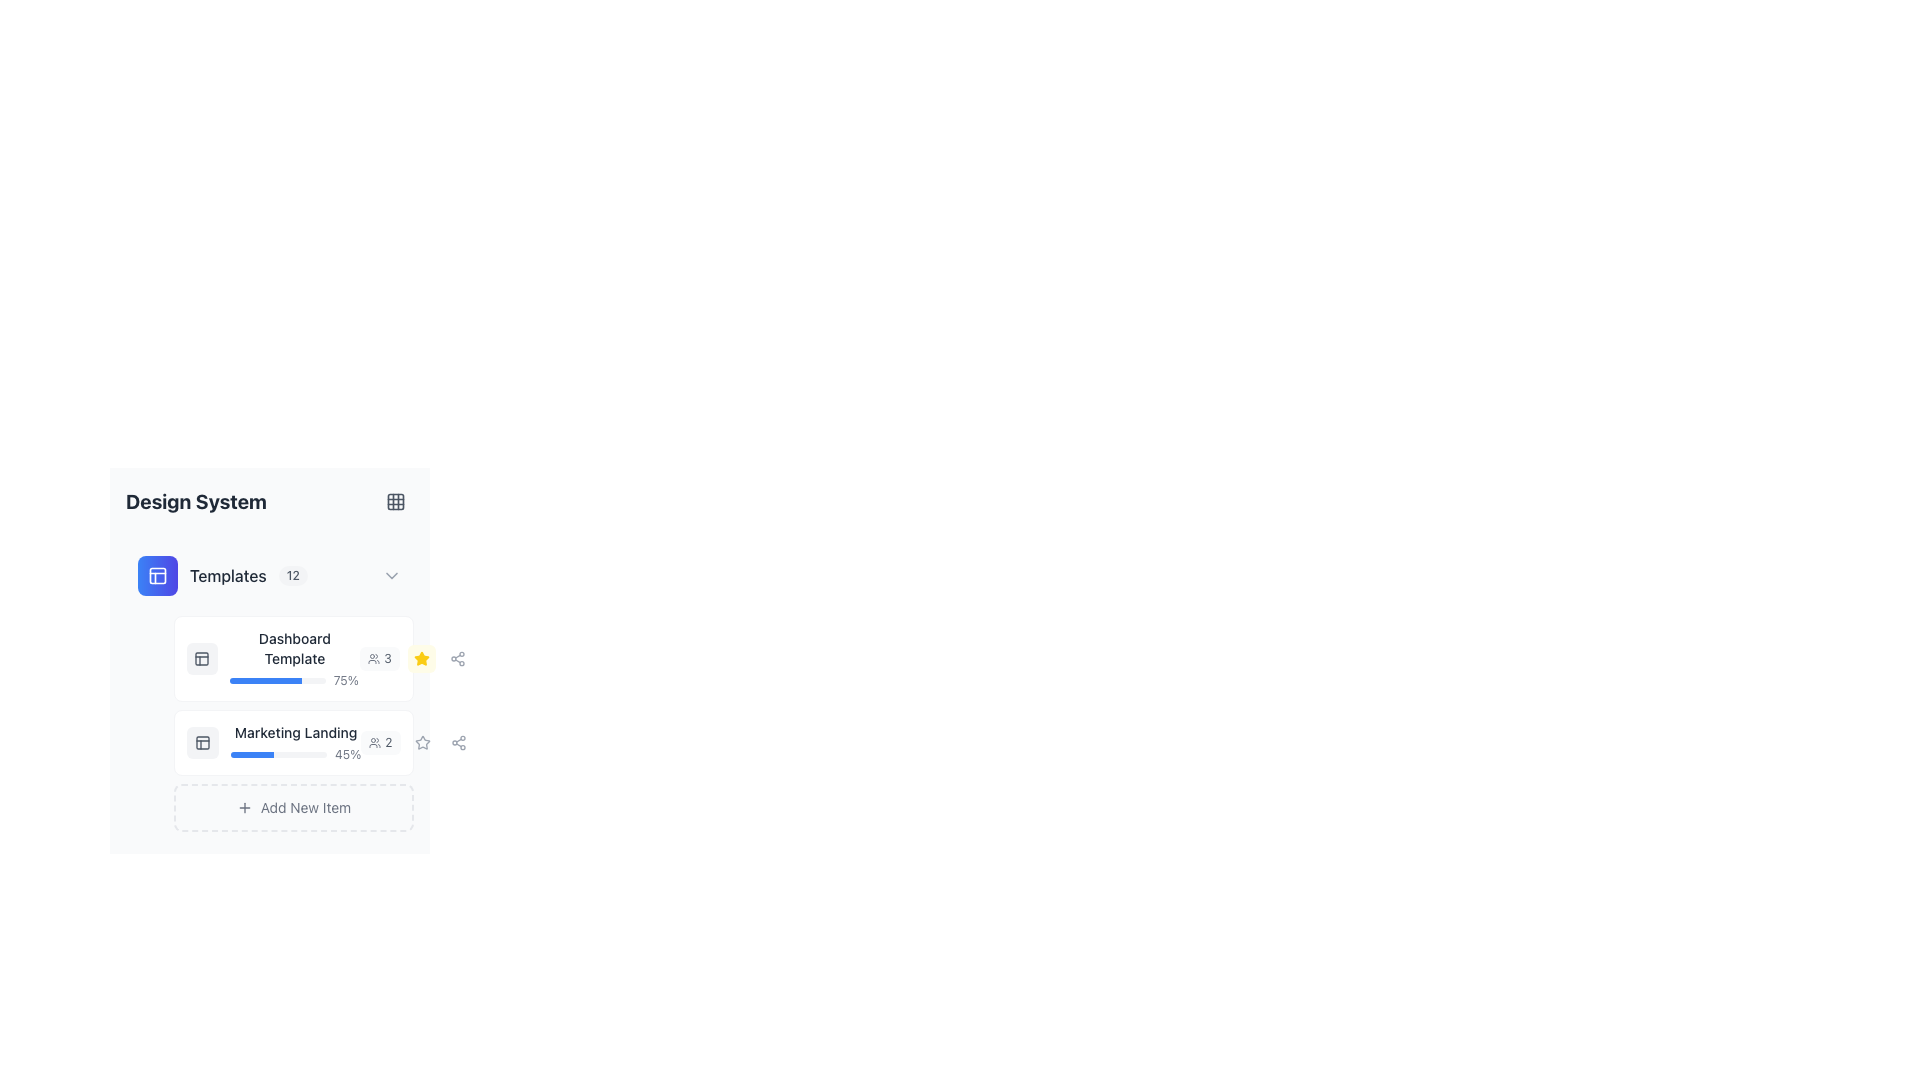  Describe the element at coordinates (264, 680) in the screenshot. I see `the progress indication of the Progress Bar located under the 'Dashboard Template' heading in the second section of the UI` at that location.